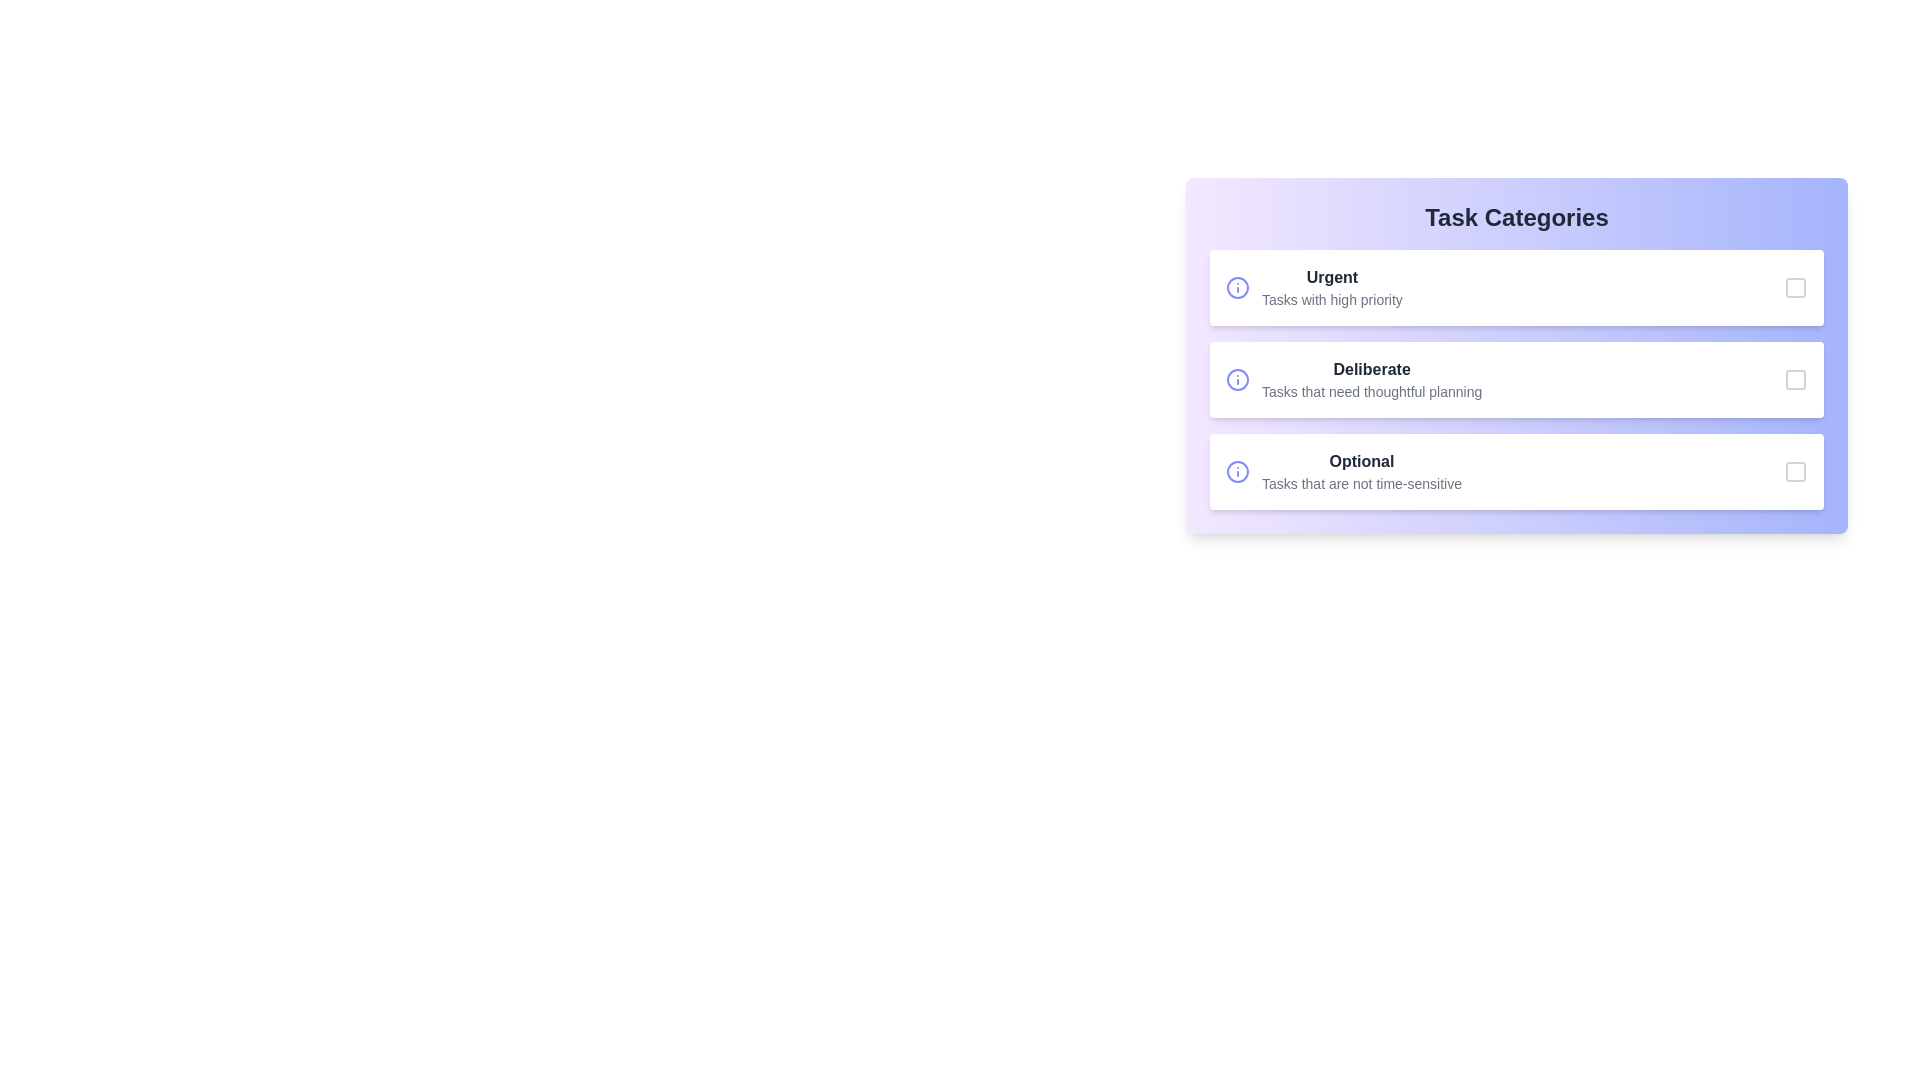 The width and height of the screenshot is (1920, 1080). What do you see at coordinates (1795, 288) in the screenshot?
I see `the category Urgent by clicking its checkbox` at bounding box center [1795, 288].